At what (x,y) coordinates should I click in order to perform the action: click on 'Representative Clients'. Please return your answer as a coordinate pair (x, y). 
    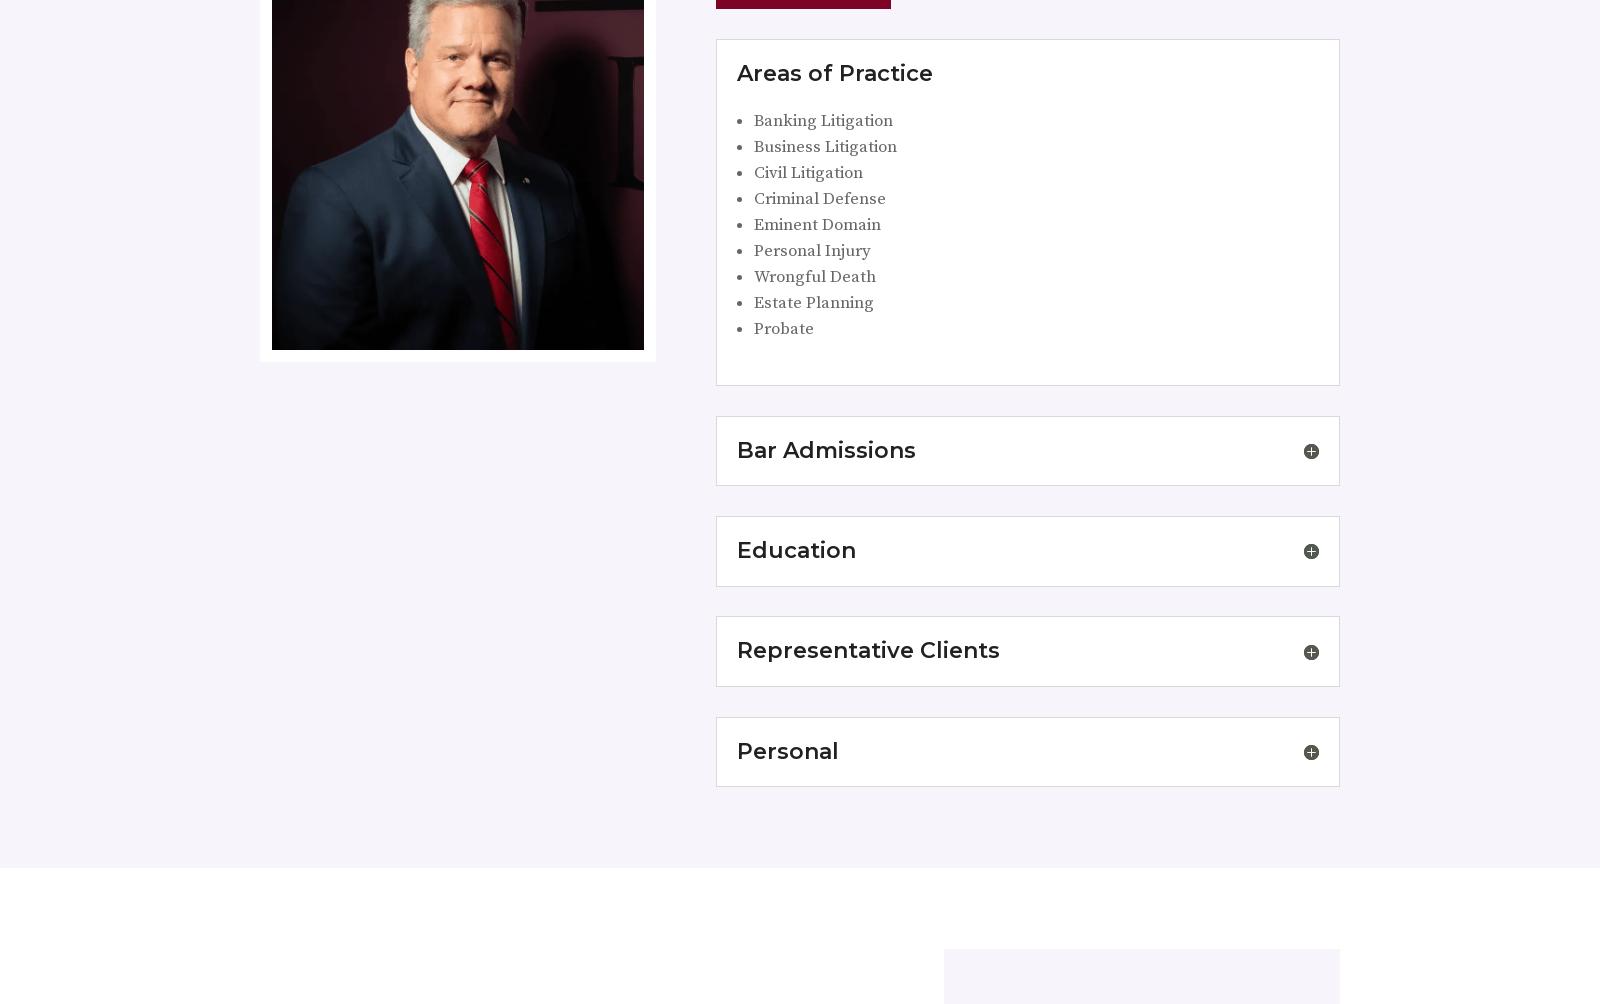
    Looking at the image, I should click on (866, 649).